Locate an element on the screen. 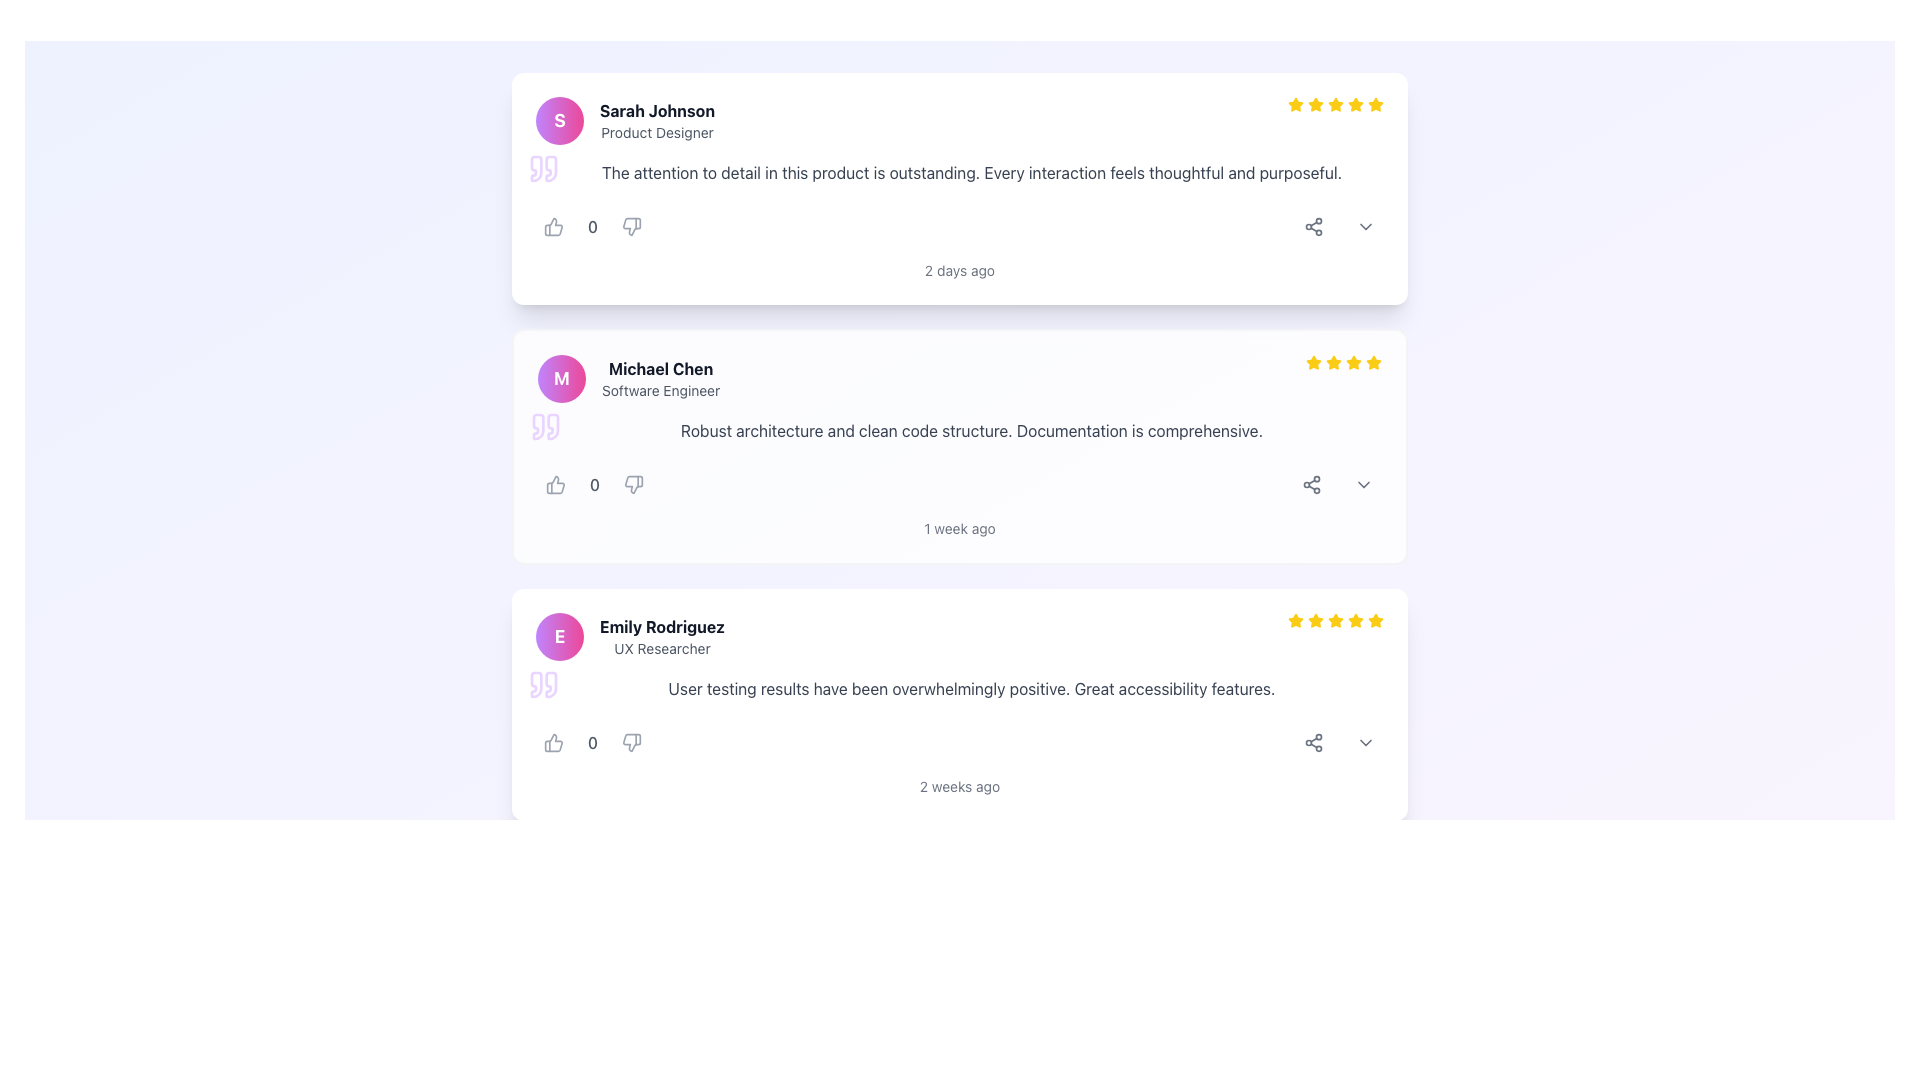  the fifth yellow star-shaped icon in the rating group on the top-right area of the user review card to modify the rating is located at coordinates (1373, 619).